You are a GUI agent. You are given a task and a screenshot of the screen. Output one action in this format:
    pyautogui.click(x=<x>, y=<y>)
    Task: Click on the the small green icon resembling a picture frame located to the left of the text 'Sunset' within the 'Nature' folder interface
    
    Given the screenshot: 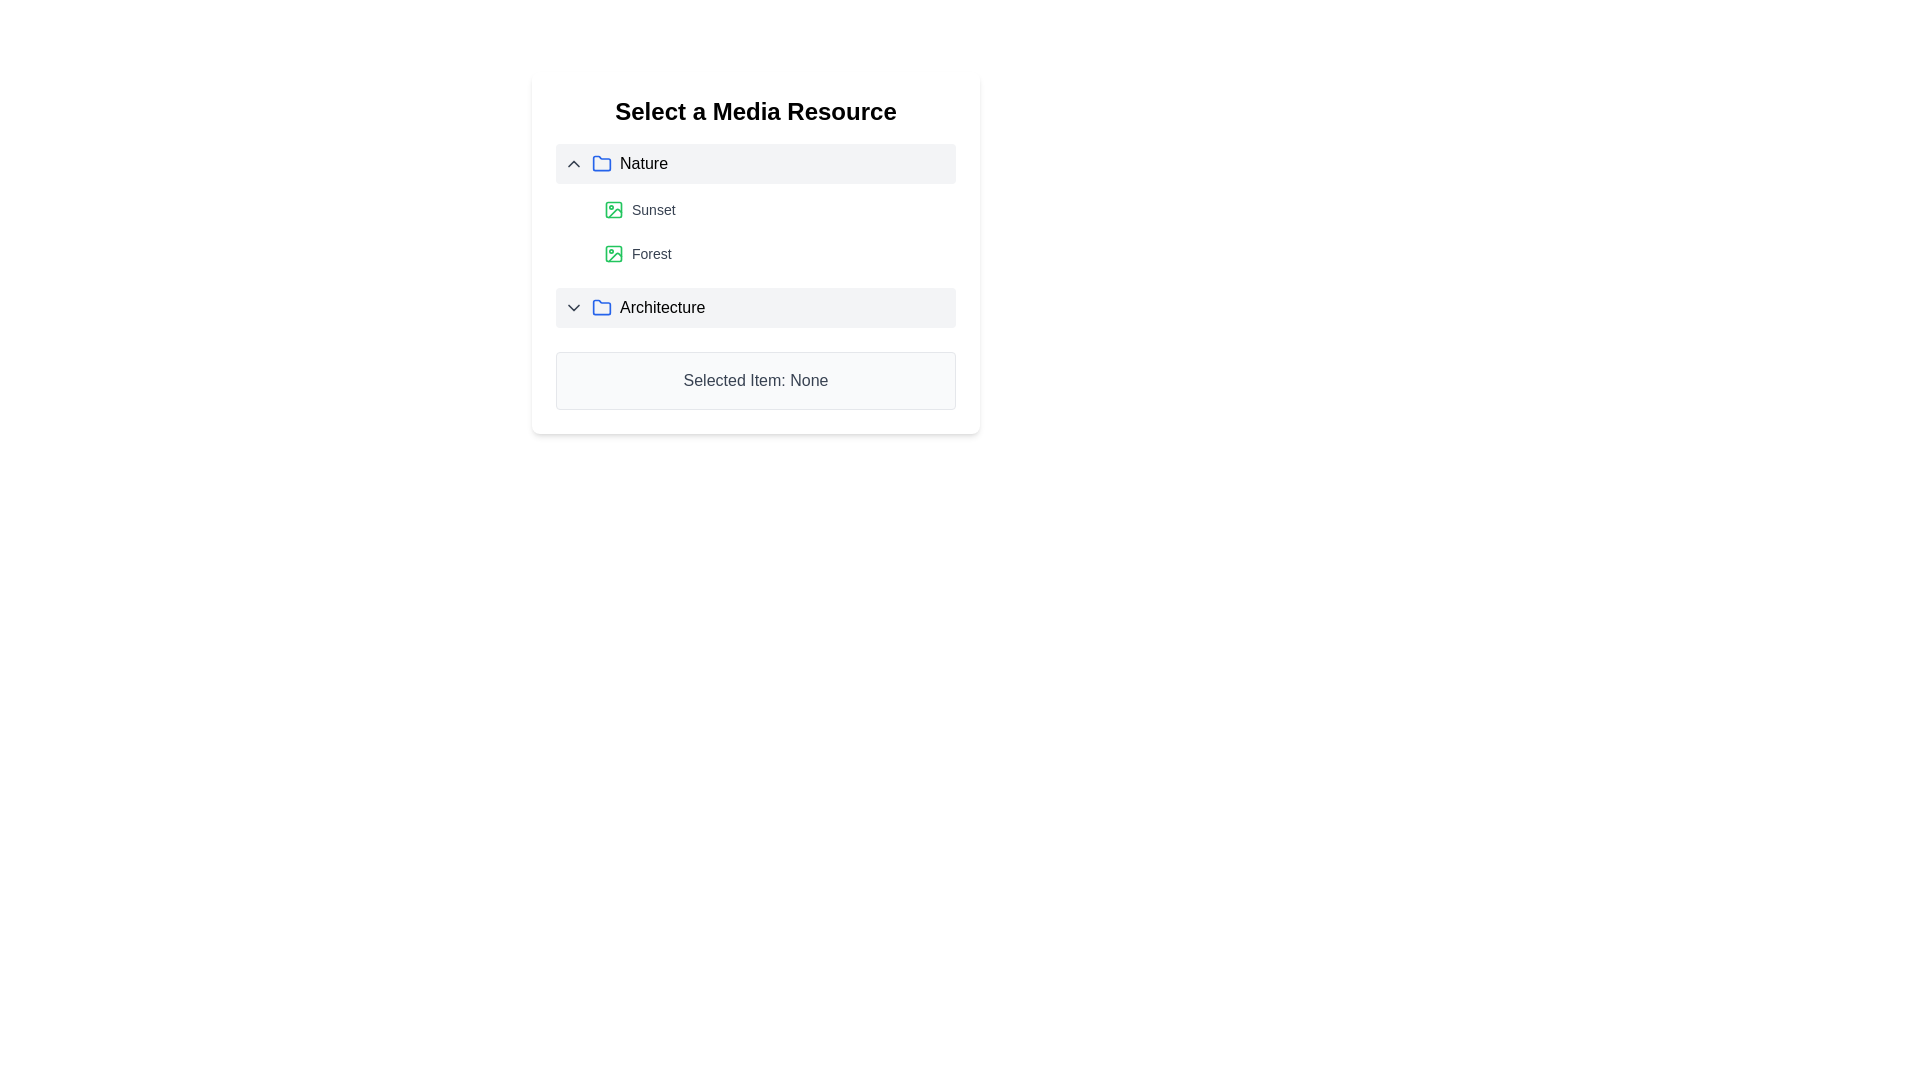 What is the action you would take?
    pyautogui.click(x=613, y=209)
    